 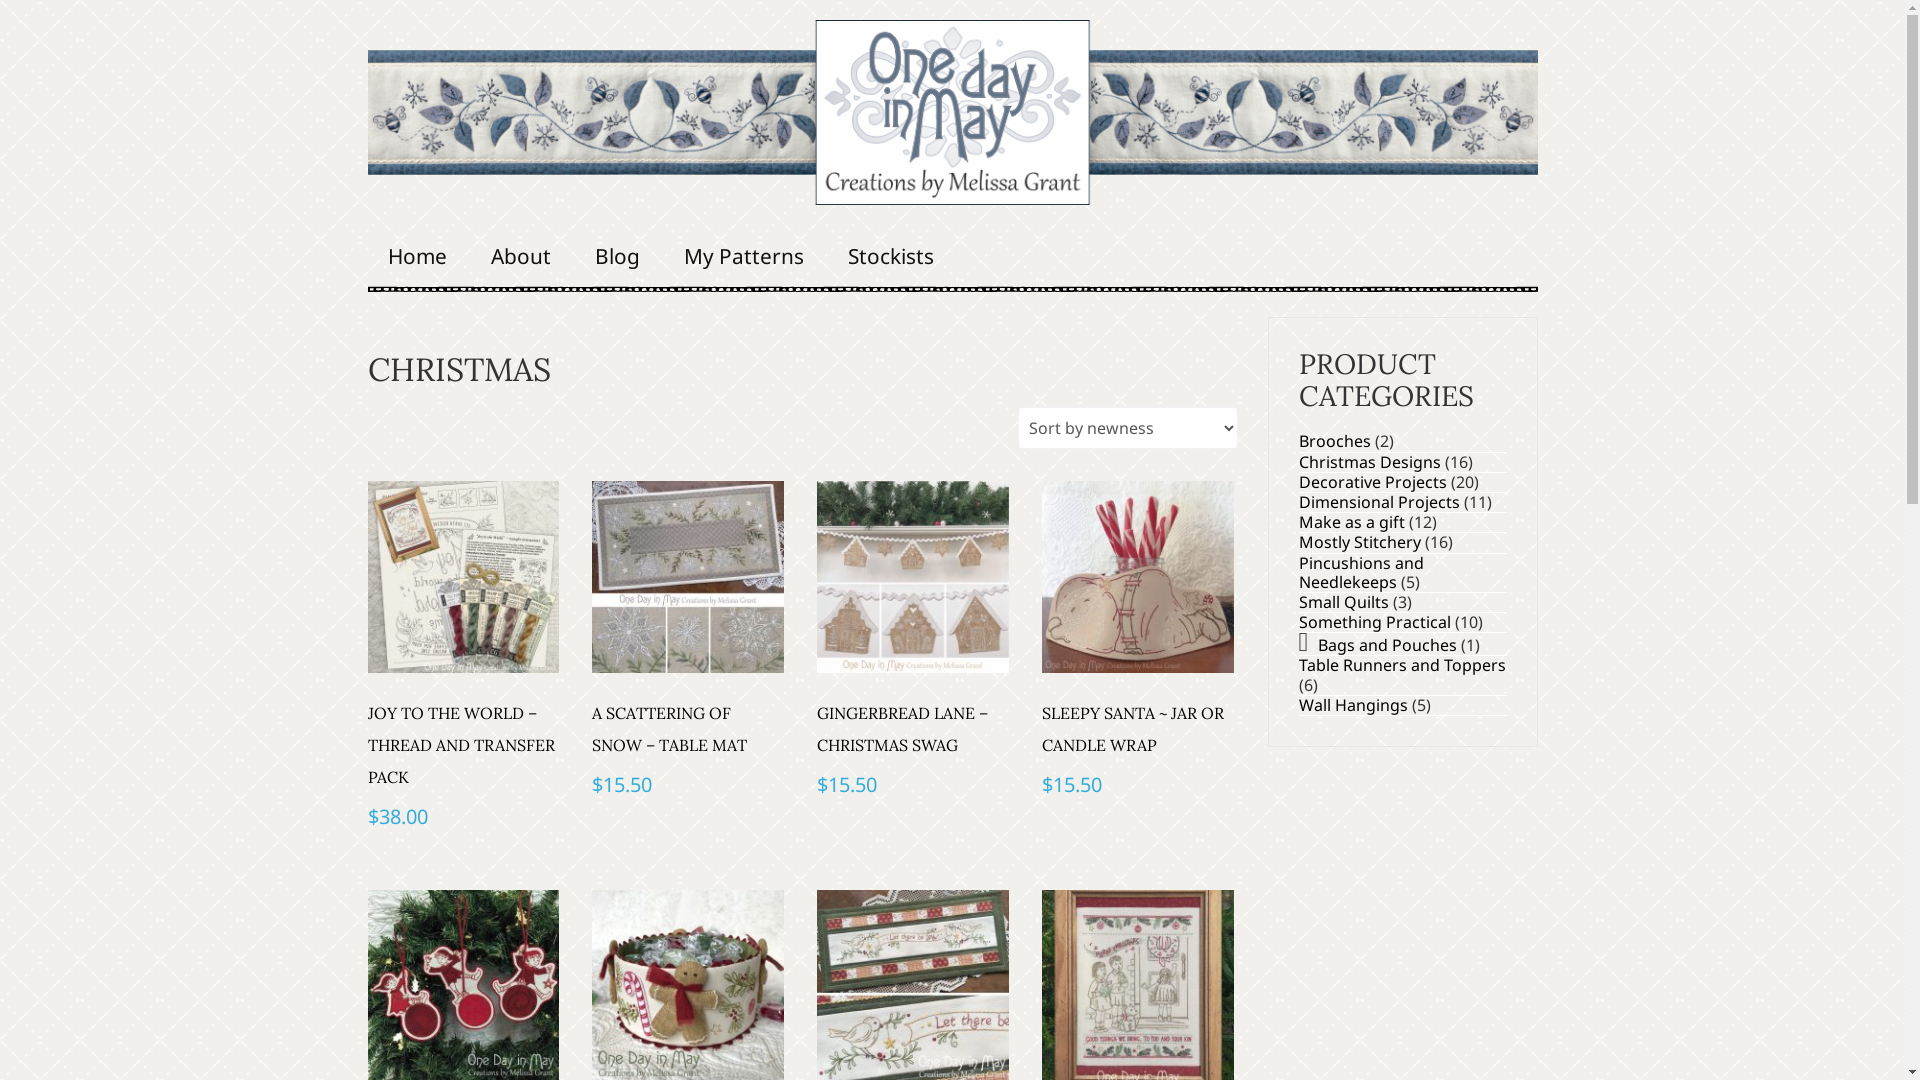 What do you see at coordinates (1371, 482) in the screenshot?
I see `'Decorative Projects'` at bounding box center [1371, 482].